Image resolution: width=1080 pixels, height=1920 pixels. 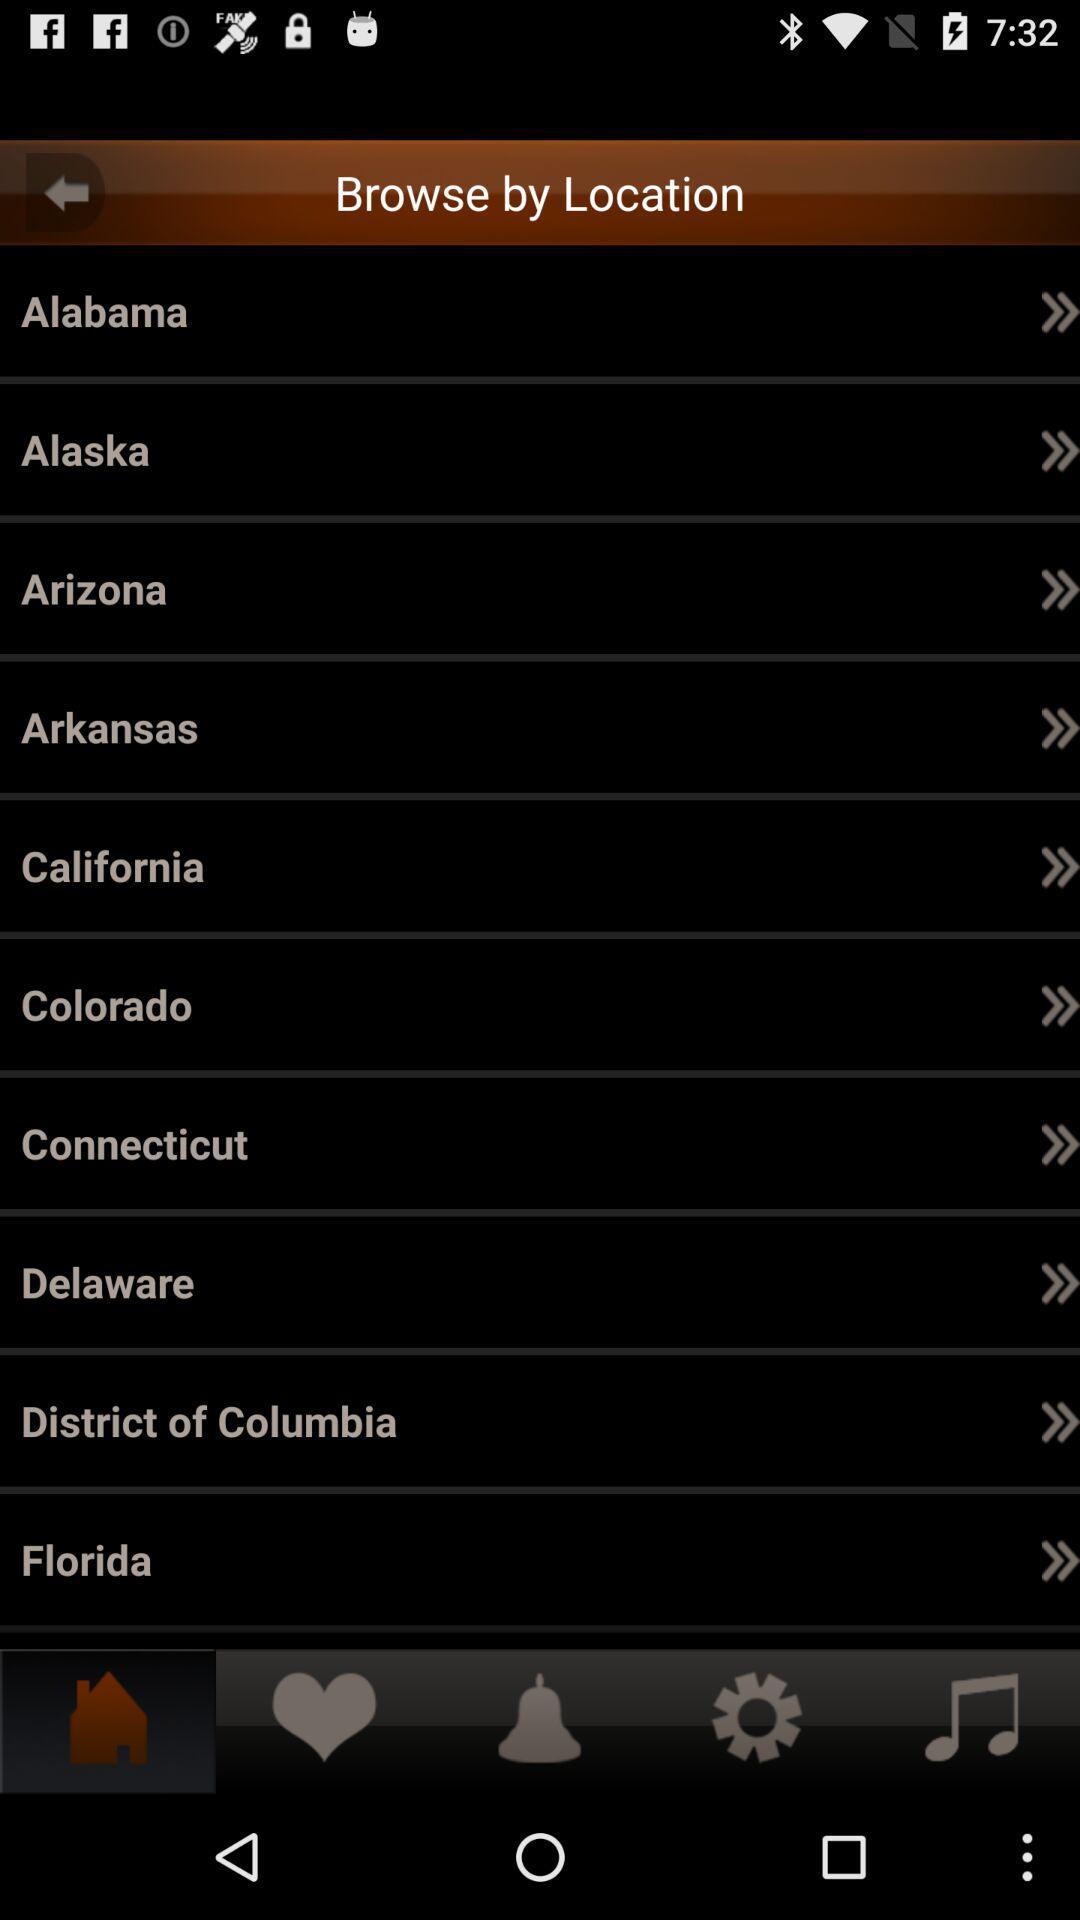 I want to click on icon above, so click(x=1059, y=1419).